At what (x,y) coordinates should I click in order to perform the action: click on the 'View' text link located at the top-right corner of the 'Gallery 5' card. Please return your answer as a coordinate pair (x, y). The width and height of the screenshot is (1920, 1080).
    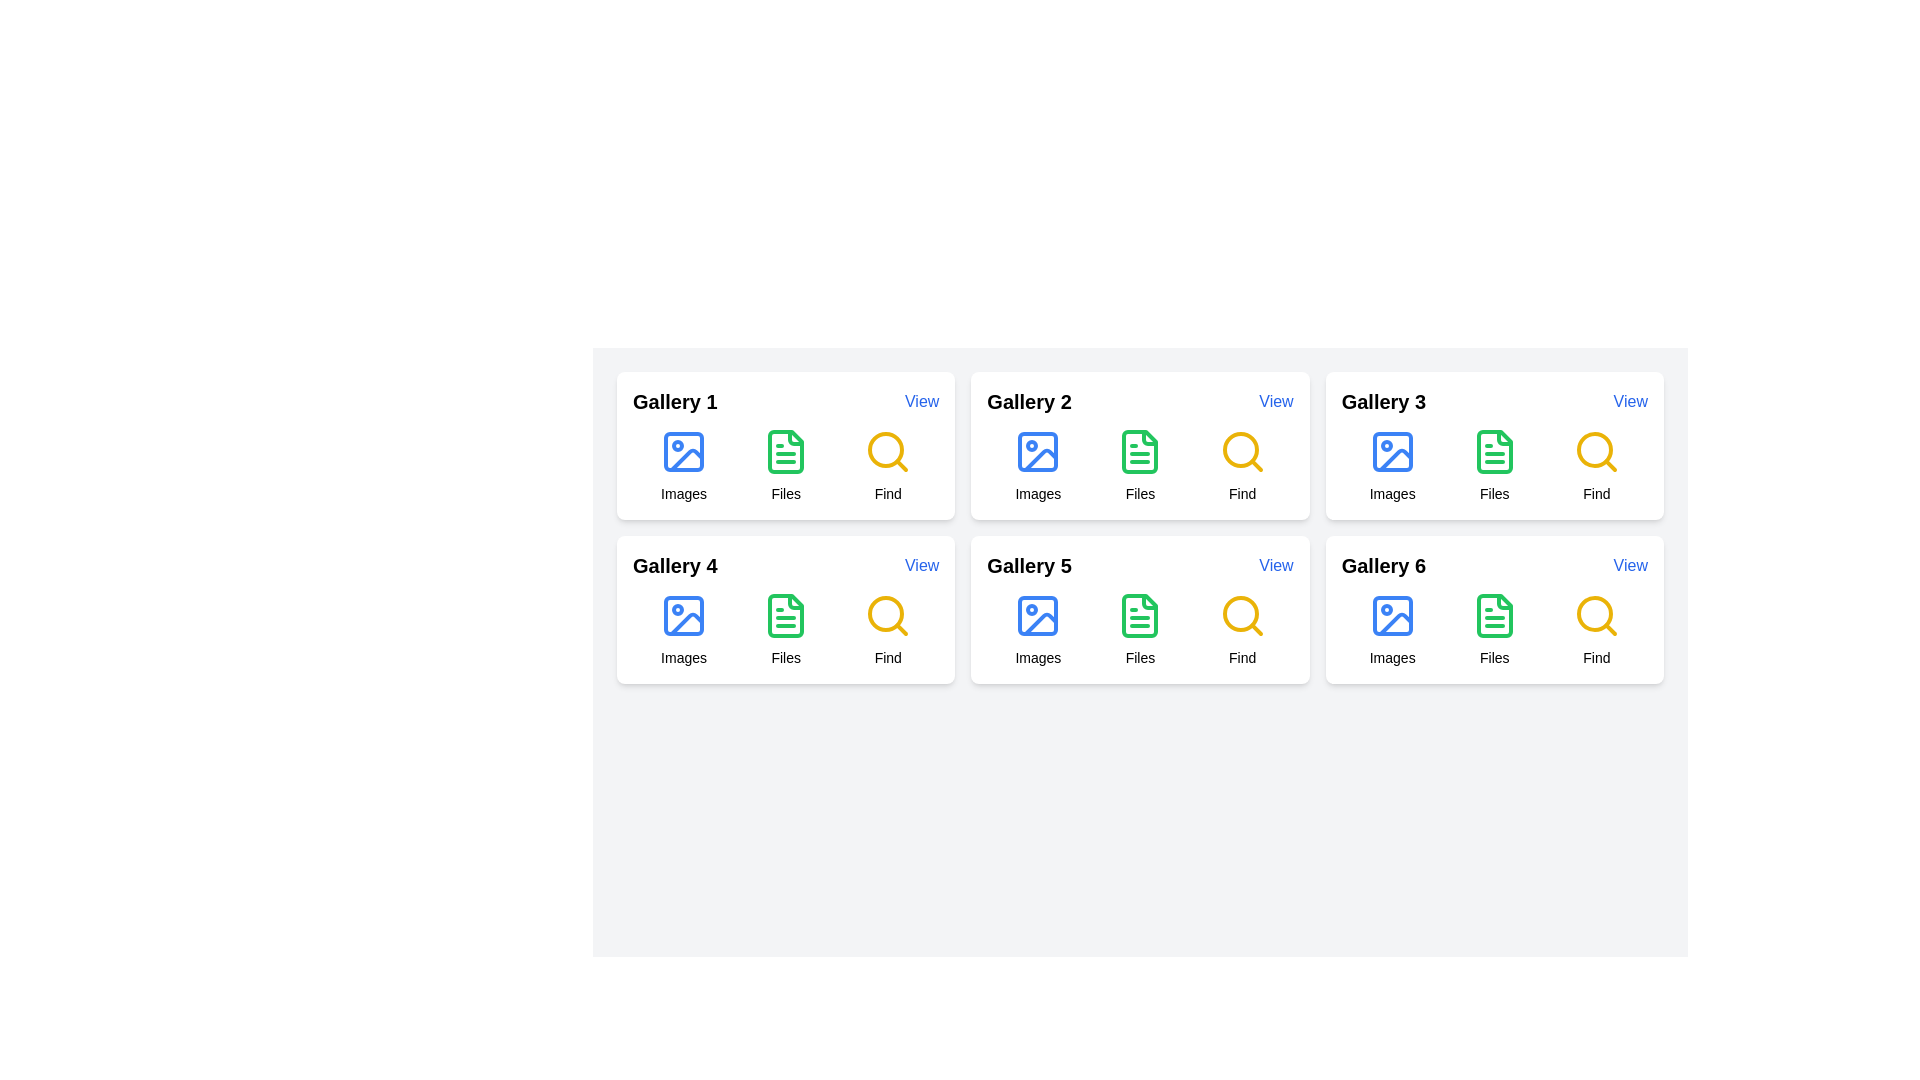
    Looking at the image, I should click on (1275, 566).